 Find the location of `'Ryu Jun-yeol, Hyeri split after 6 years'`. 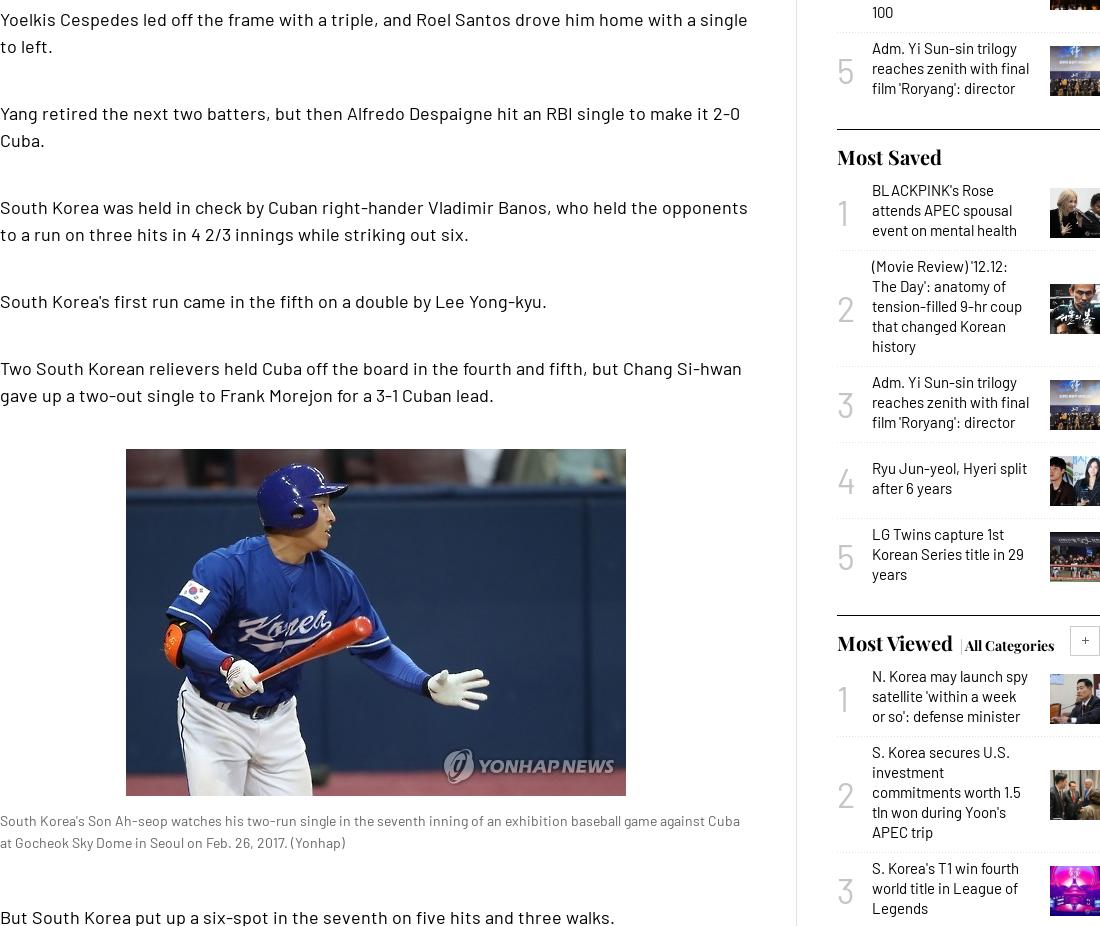

'Ryu Jun-yeol, Hyeri split after 6 years' is located at coordinates (870, 477).